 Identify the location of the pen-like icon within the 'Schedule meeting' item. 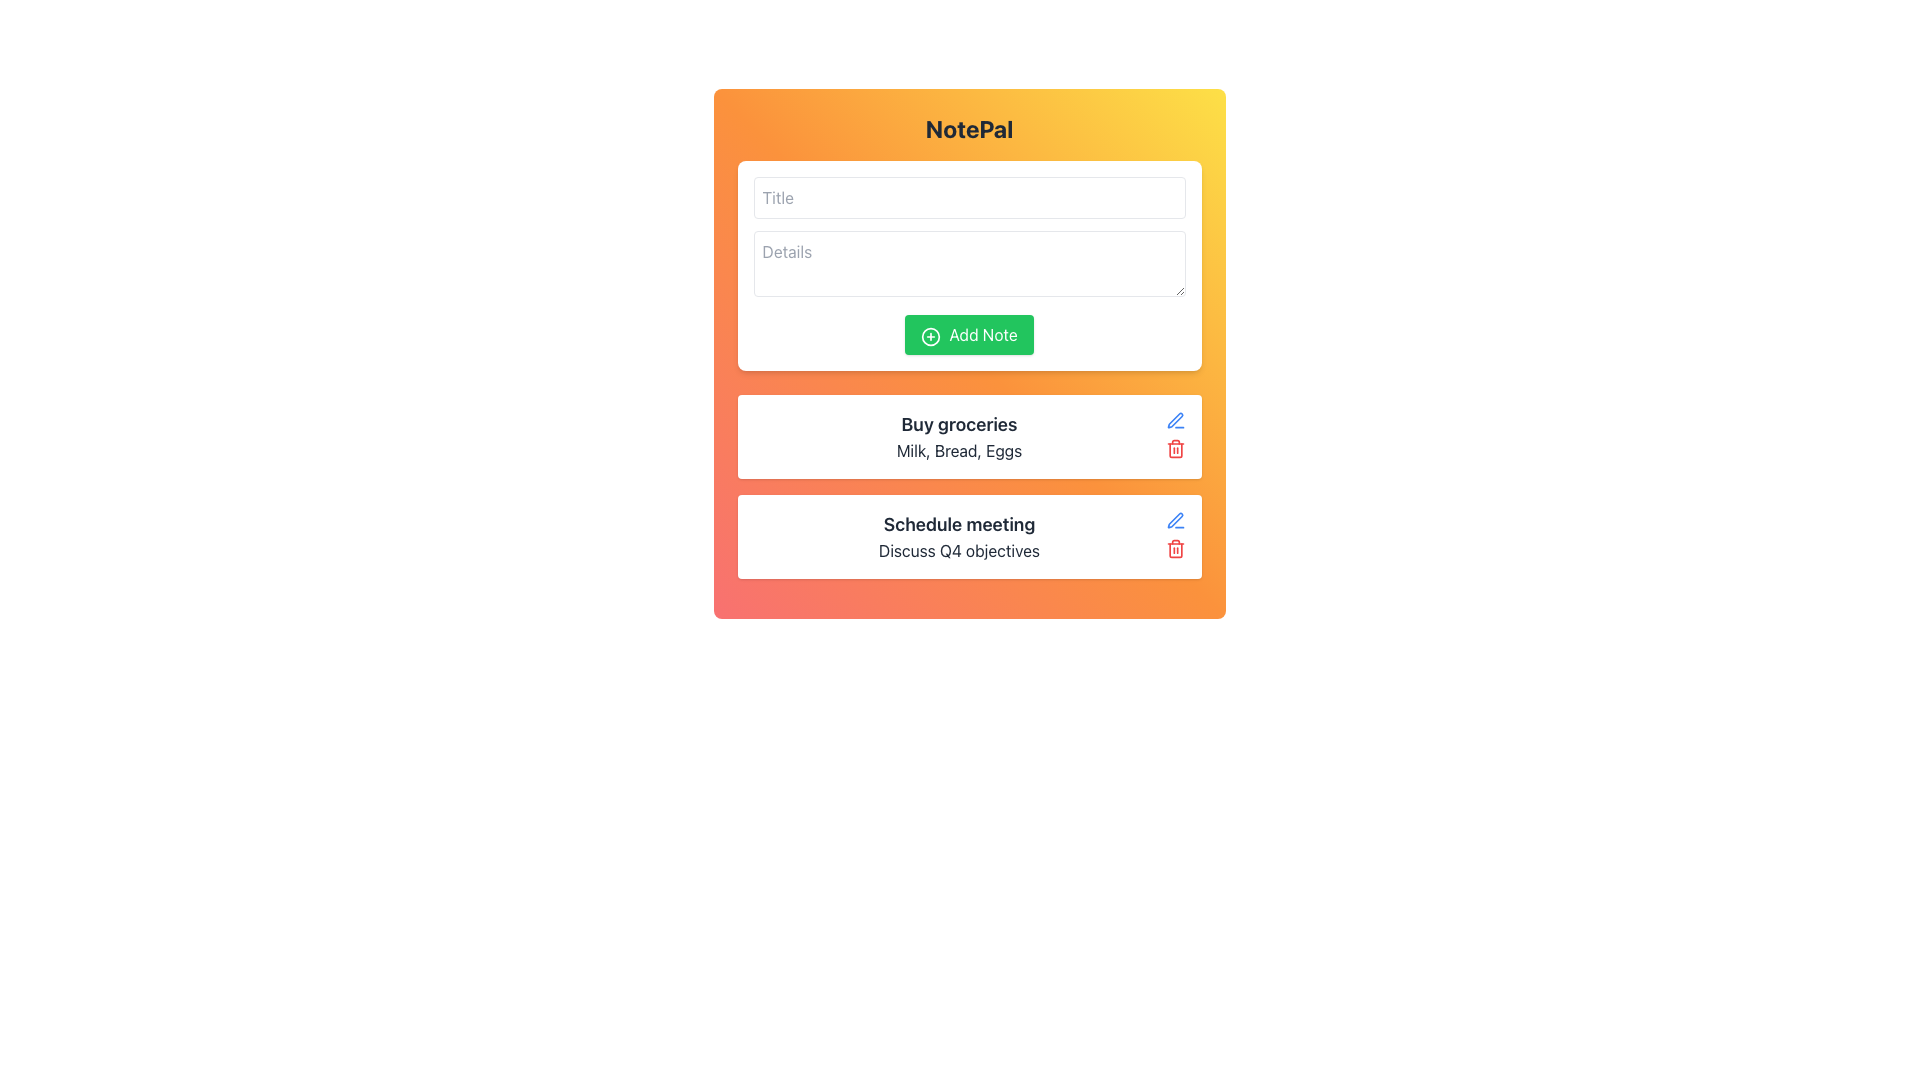
(1175, 419).